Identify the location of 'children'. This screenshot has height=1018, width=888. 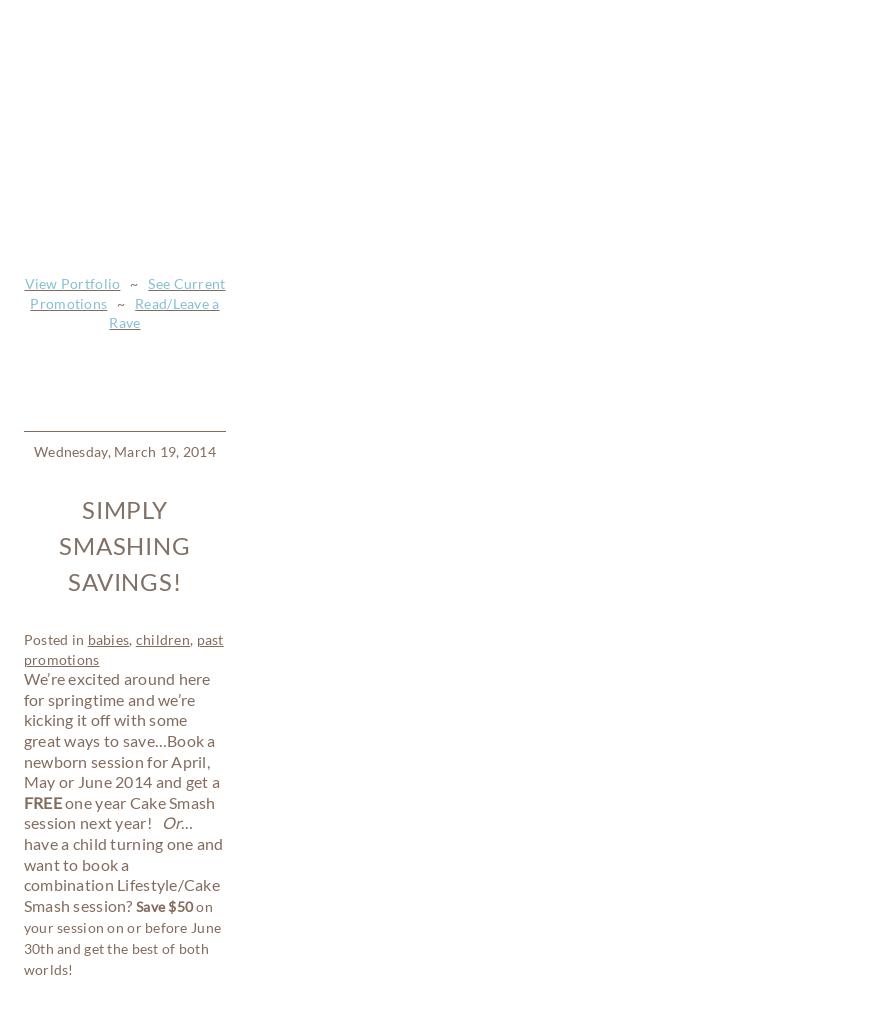
(134, 38).